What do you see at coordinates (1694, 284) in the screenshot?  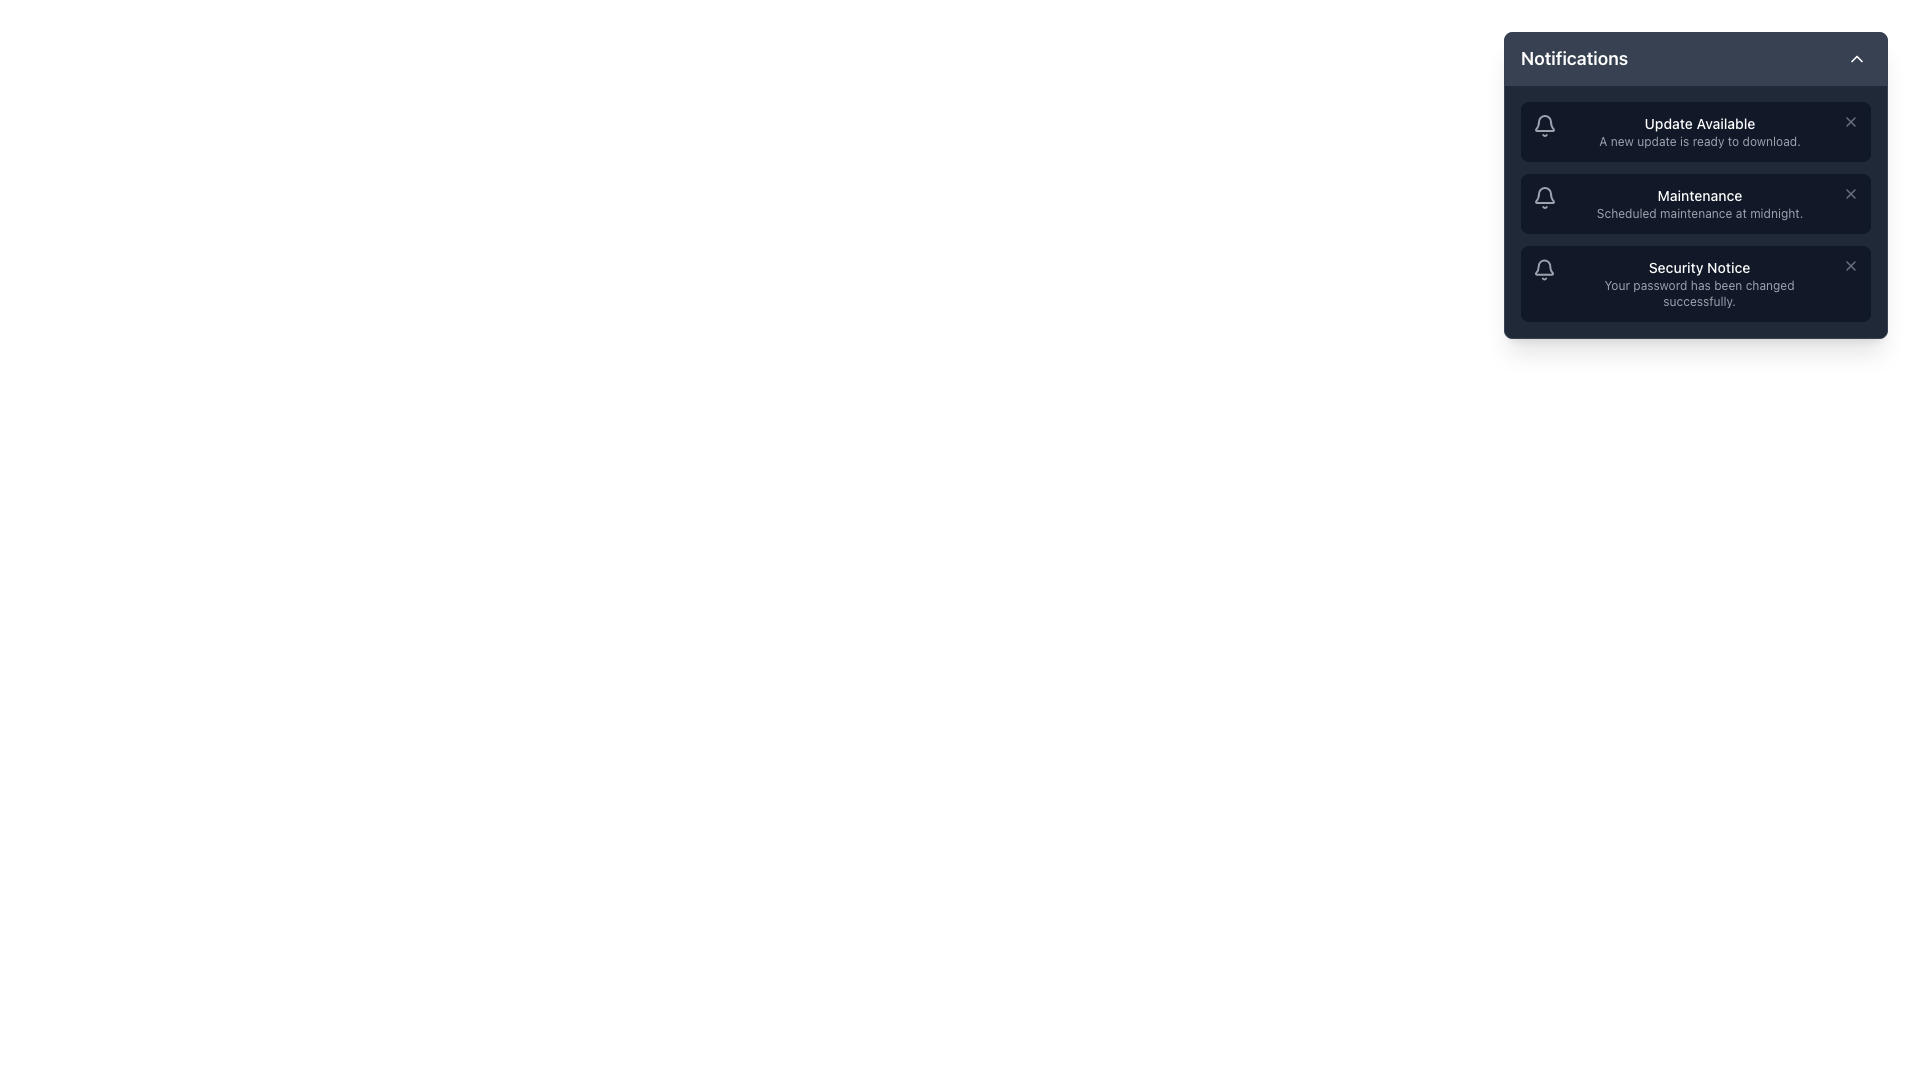 I see `notification about the successful password change in the Notifications panel, which is the third item in the list` at bounding box center [1694, 284].